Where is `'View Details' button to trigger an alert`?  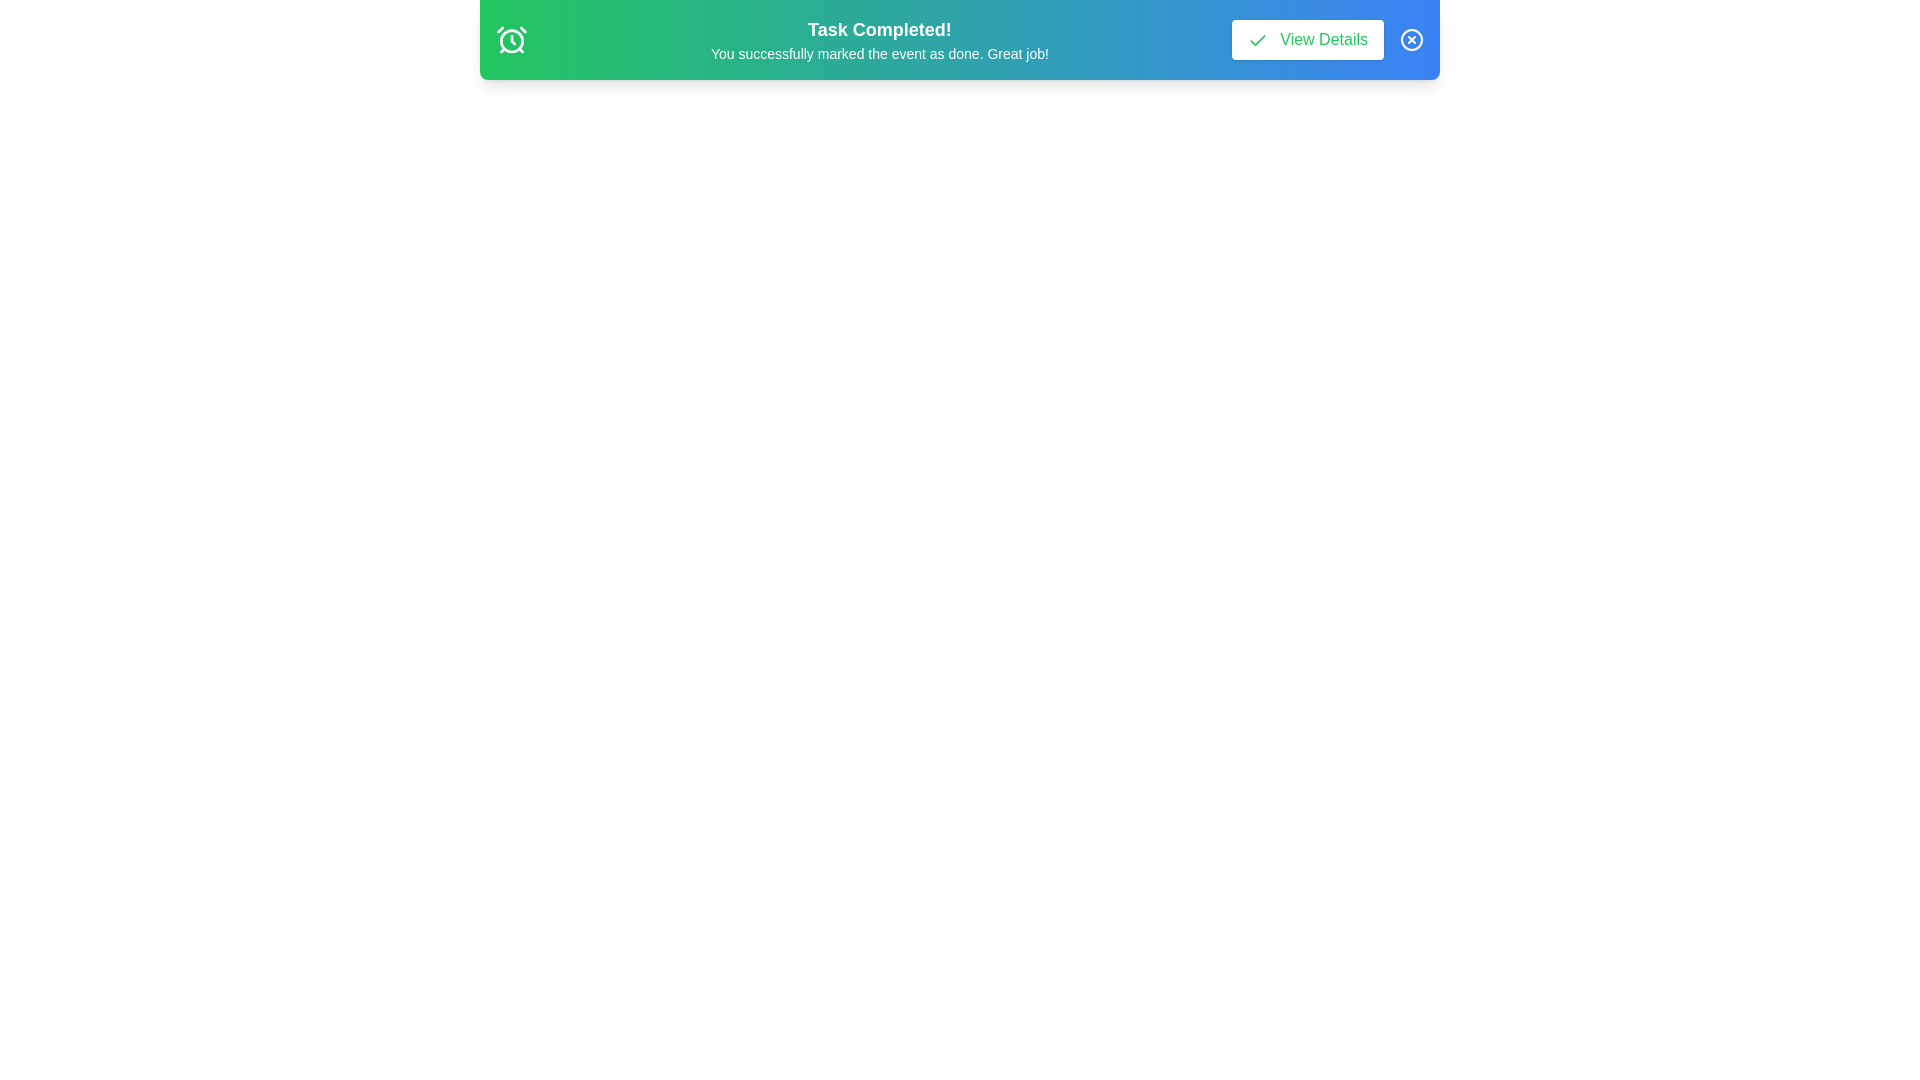 'View Details' button to trigger an alert is located at coordinates (1307, 39).